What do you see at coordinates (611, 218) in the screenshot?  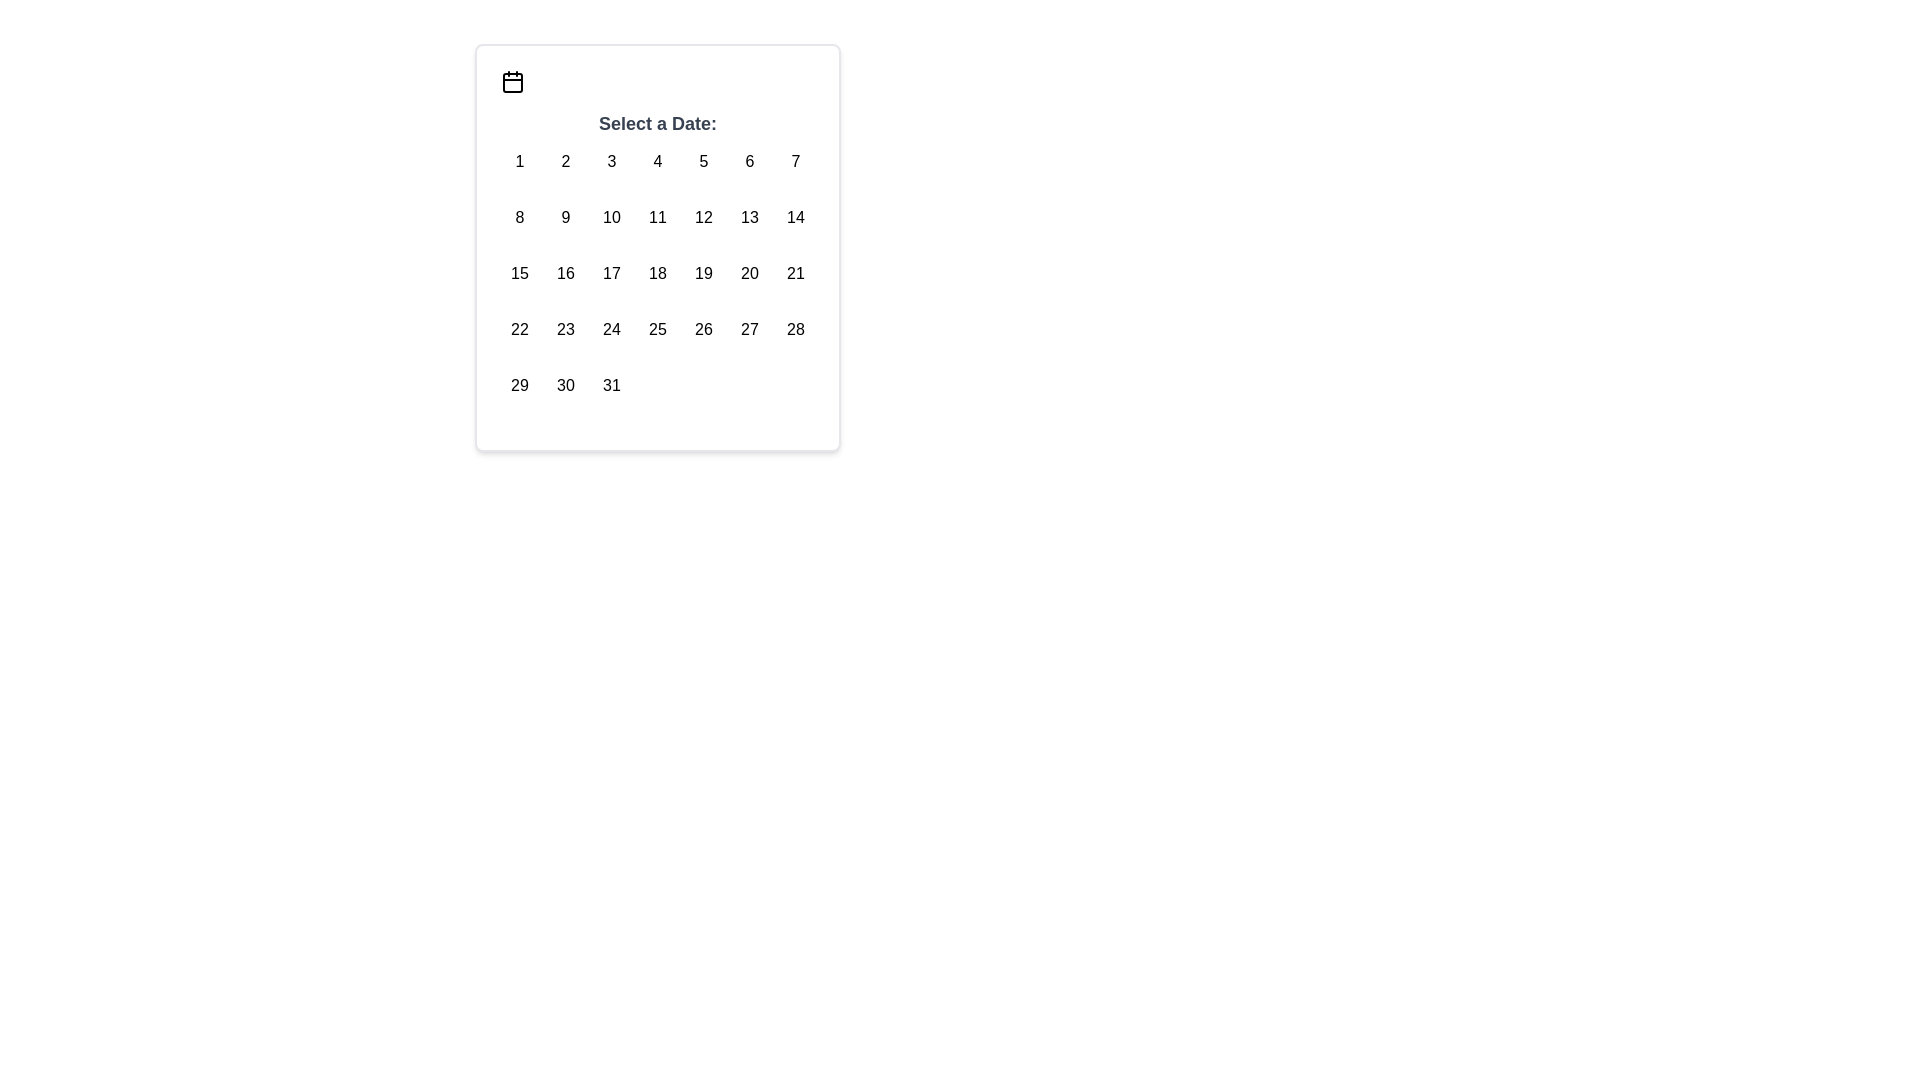 I see `the circular button labeled '10' in the middle column of the second row of the calendar grid` at bounding box center [611, 218].